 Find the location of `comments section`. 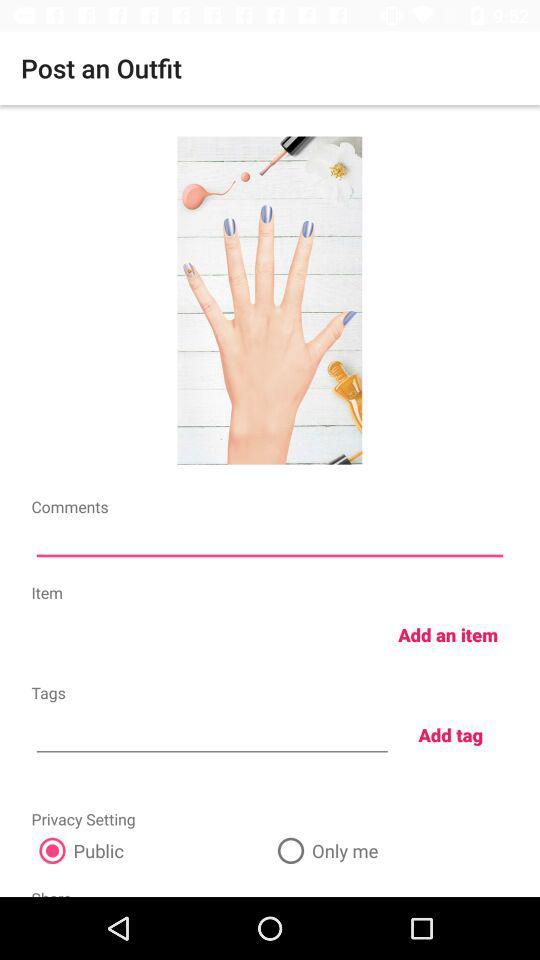

comments section is located at coordinates (270, 541).